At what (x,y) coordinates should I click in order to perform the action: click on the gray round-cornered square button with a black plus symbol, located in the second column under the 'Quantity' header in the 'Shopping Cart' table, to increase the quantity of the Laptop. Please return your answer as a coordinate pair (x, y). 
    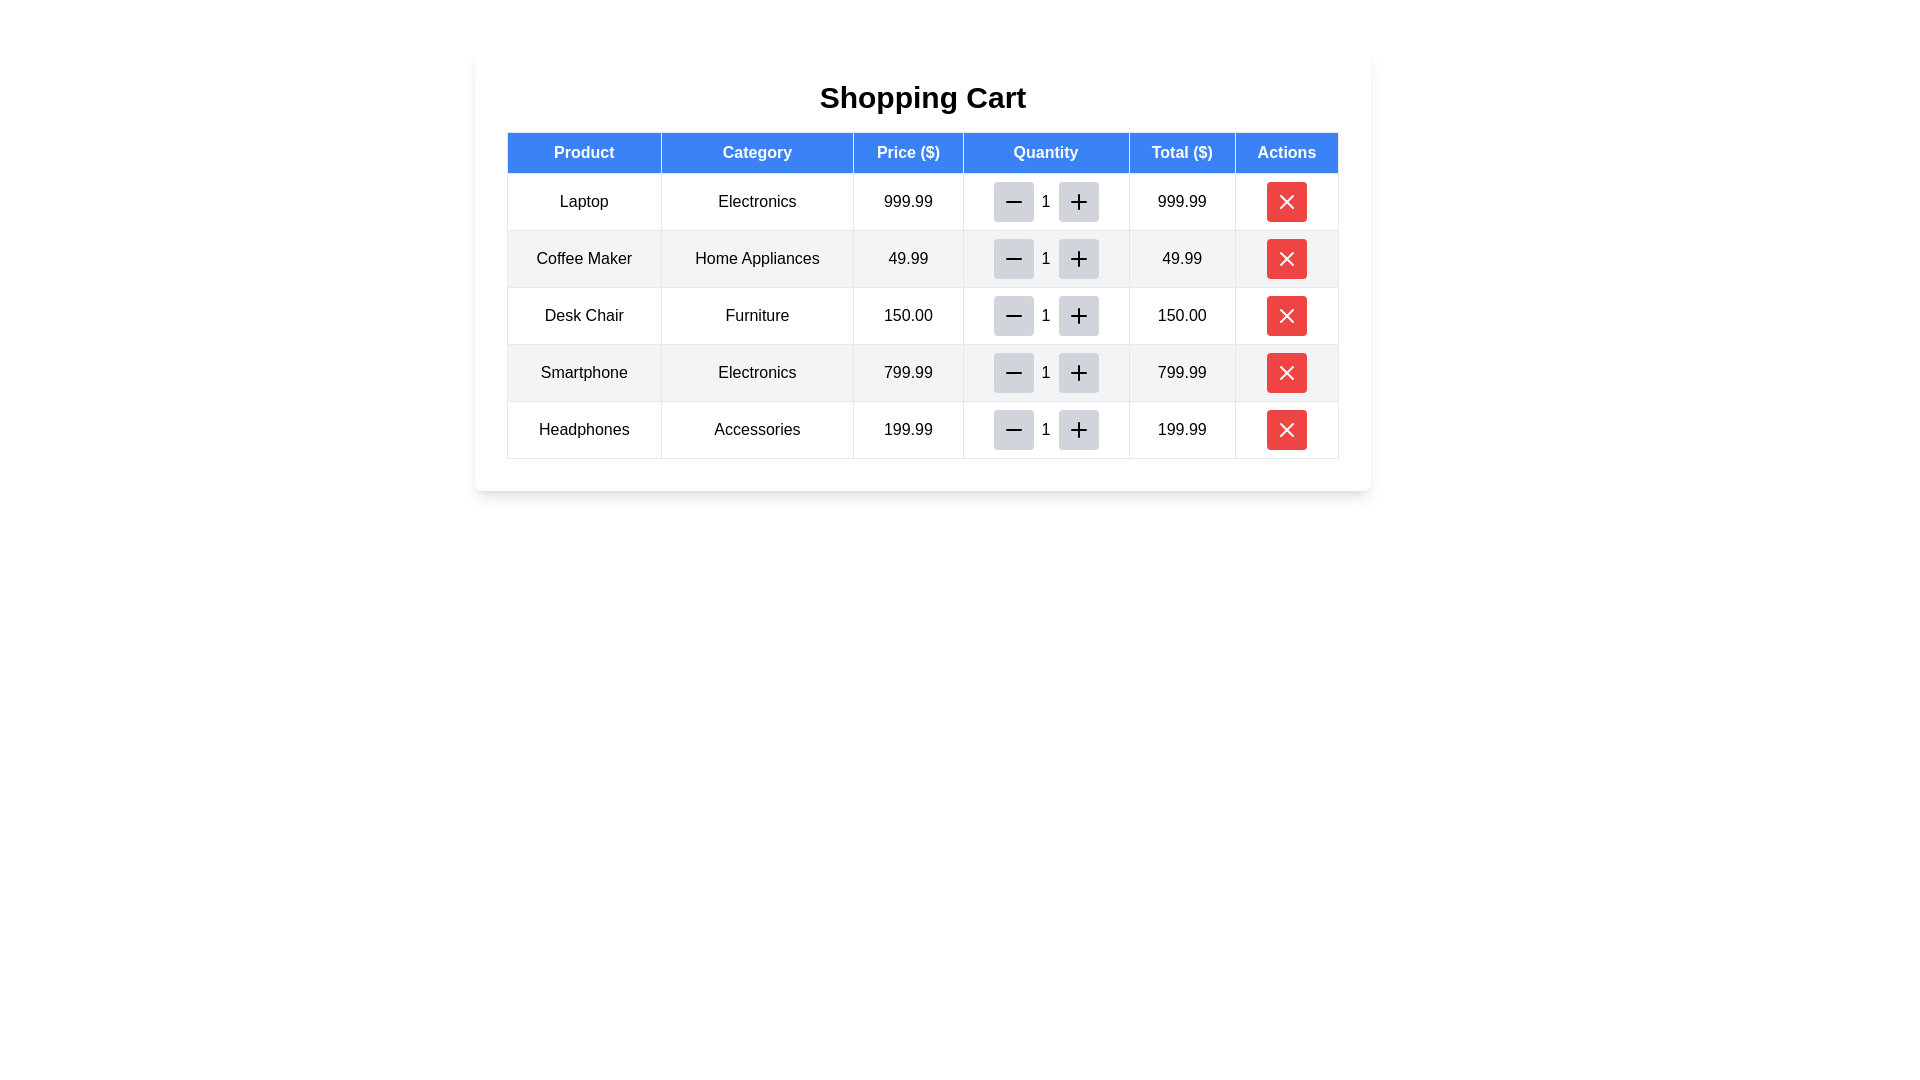
    Looking at the image, I should click on (1077, 201).